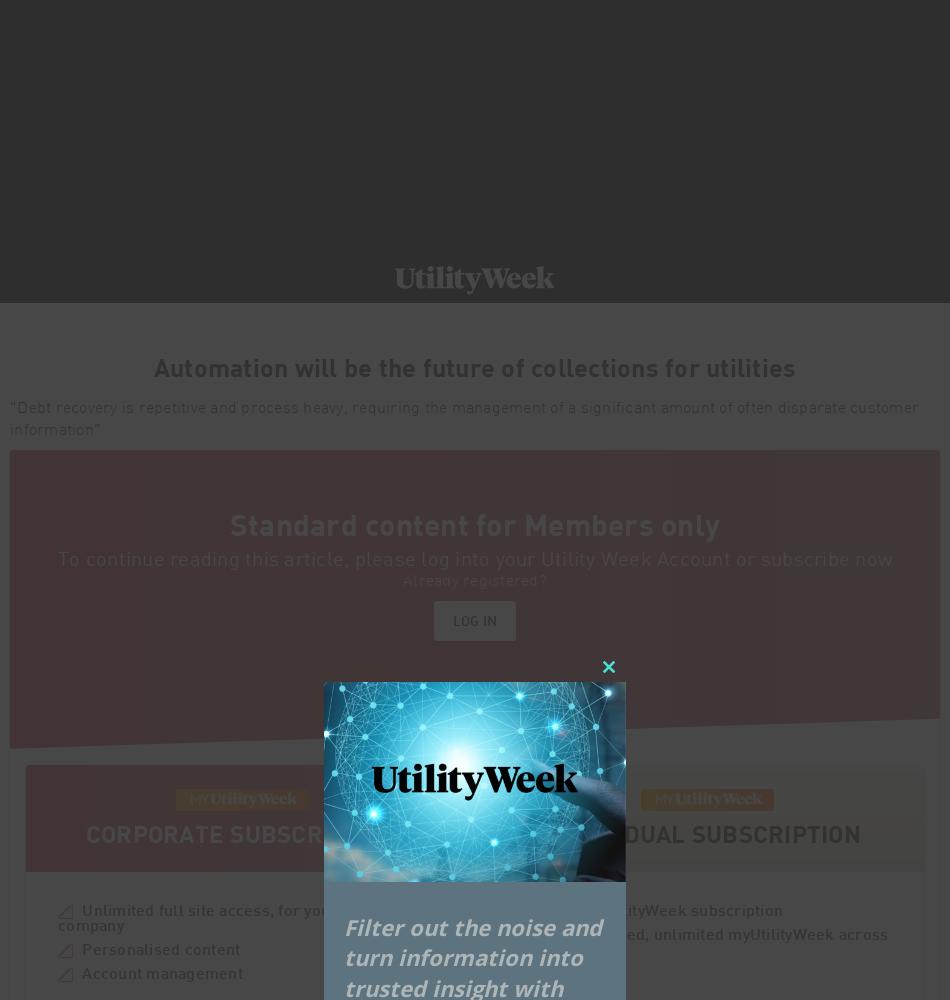 Image resolution: width=950 pixels, height=1000 pixels. Describe the element at coordinates (161, 950) in the screenshot. I see `'Personalised content'` at that location.